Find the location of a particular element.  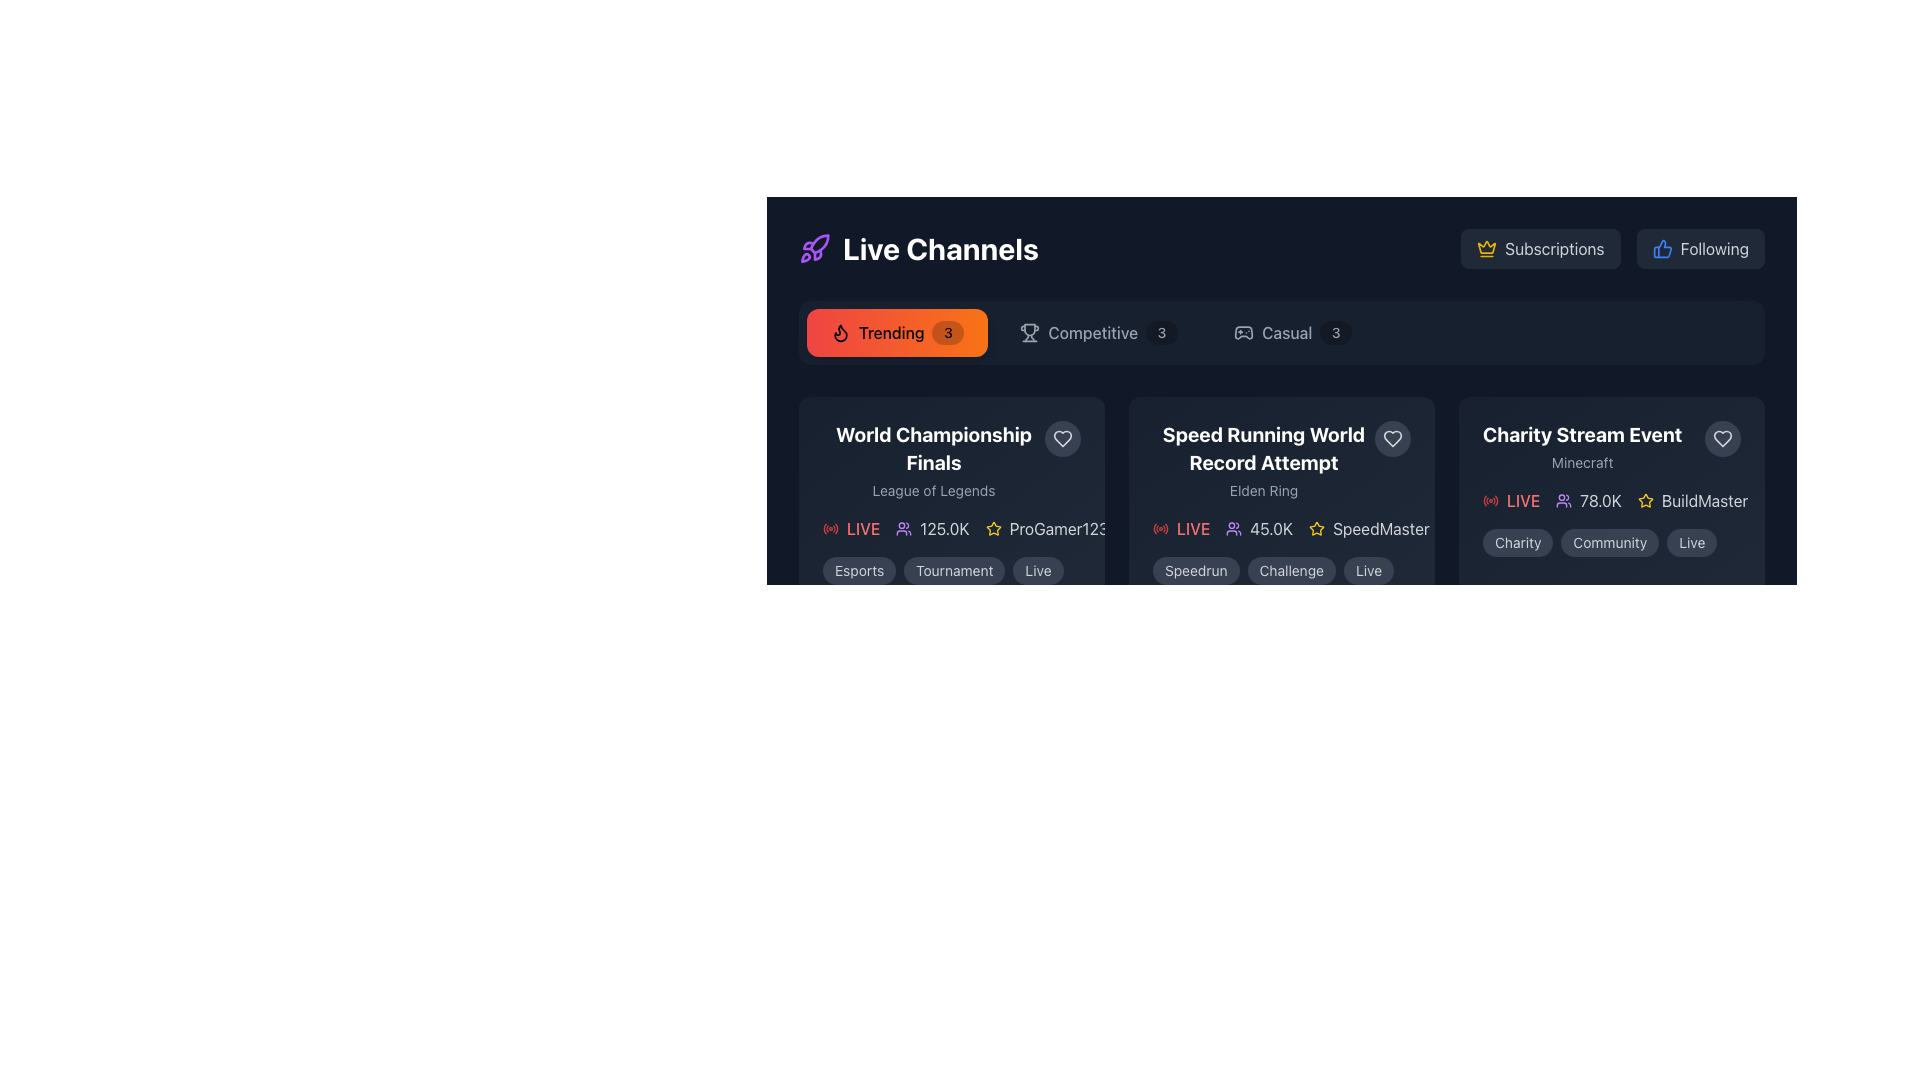

the pulsating Button-like indicator representing the 'live' status of the stream, located to the left of the 'LIVE' label in the Charity Stream Event card is located at coordinates (1491, 500).